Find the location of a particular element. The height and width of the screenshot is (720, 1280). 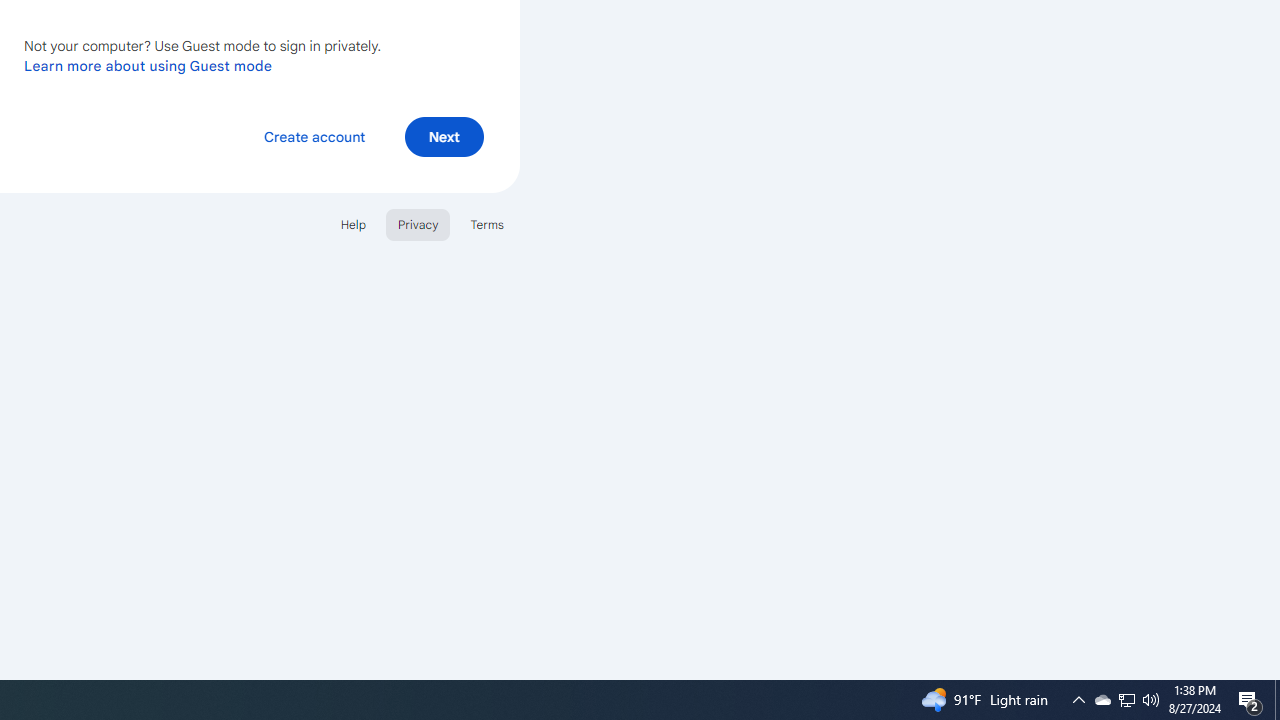

'Learn more about using Guest mode' is located at coordinates (147, 64).